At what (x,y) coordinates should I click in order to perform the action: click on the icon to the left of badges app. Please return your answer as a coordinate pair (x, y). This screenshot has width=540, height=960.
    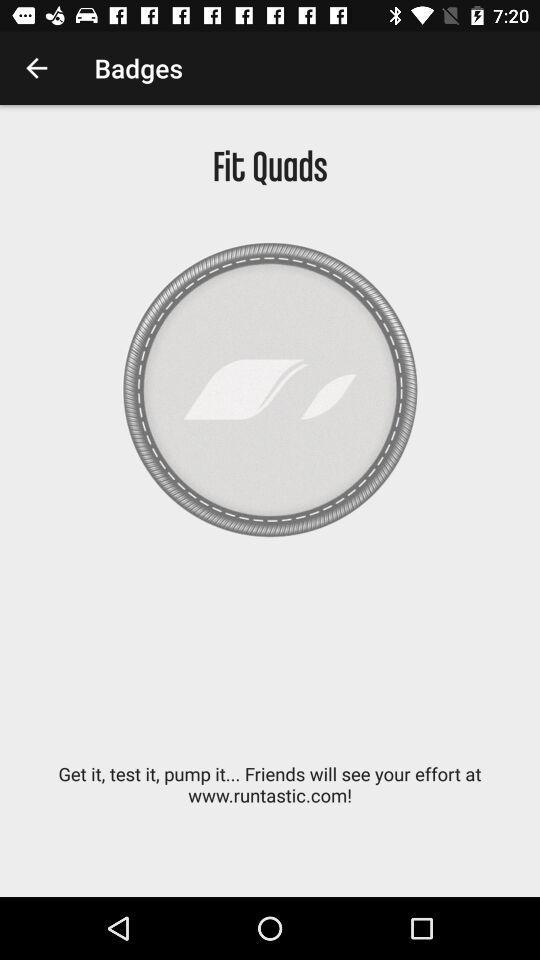
    Looking at the image, I should click on (36, 68).